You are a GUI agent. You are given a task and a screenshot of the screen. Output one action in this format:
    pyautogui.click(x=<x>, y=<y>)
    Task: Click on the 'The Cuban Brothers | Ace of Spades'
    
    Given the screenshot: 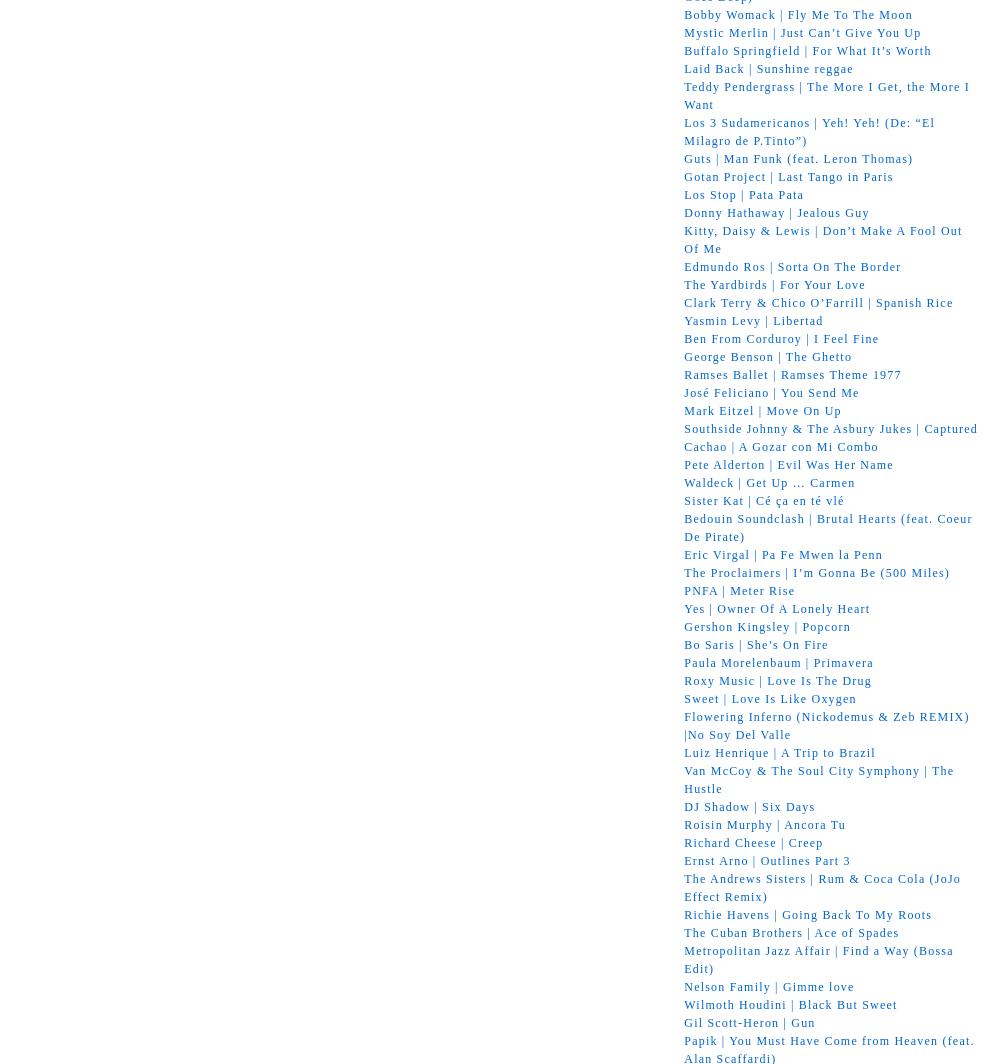 What is the action you would take?
    pyautogui.click(x=791, y=931)
    